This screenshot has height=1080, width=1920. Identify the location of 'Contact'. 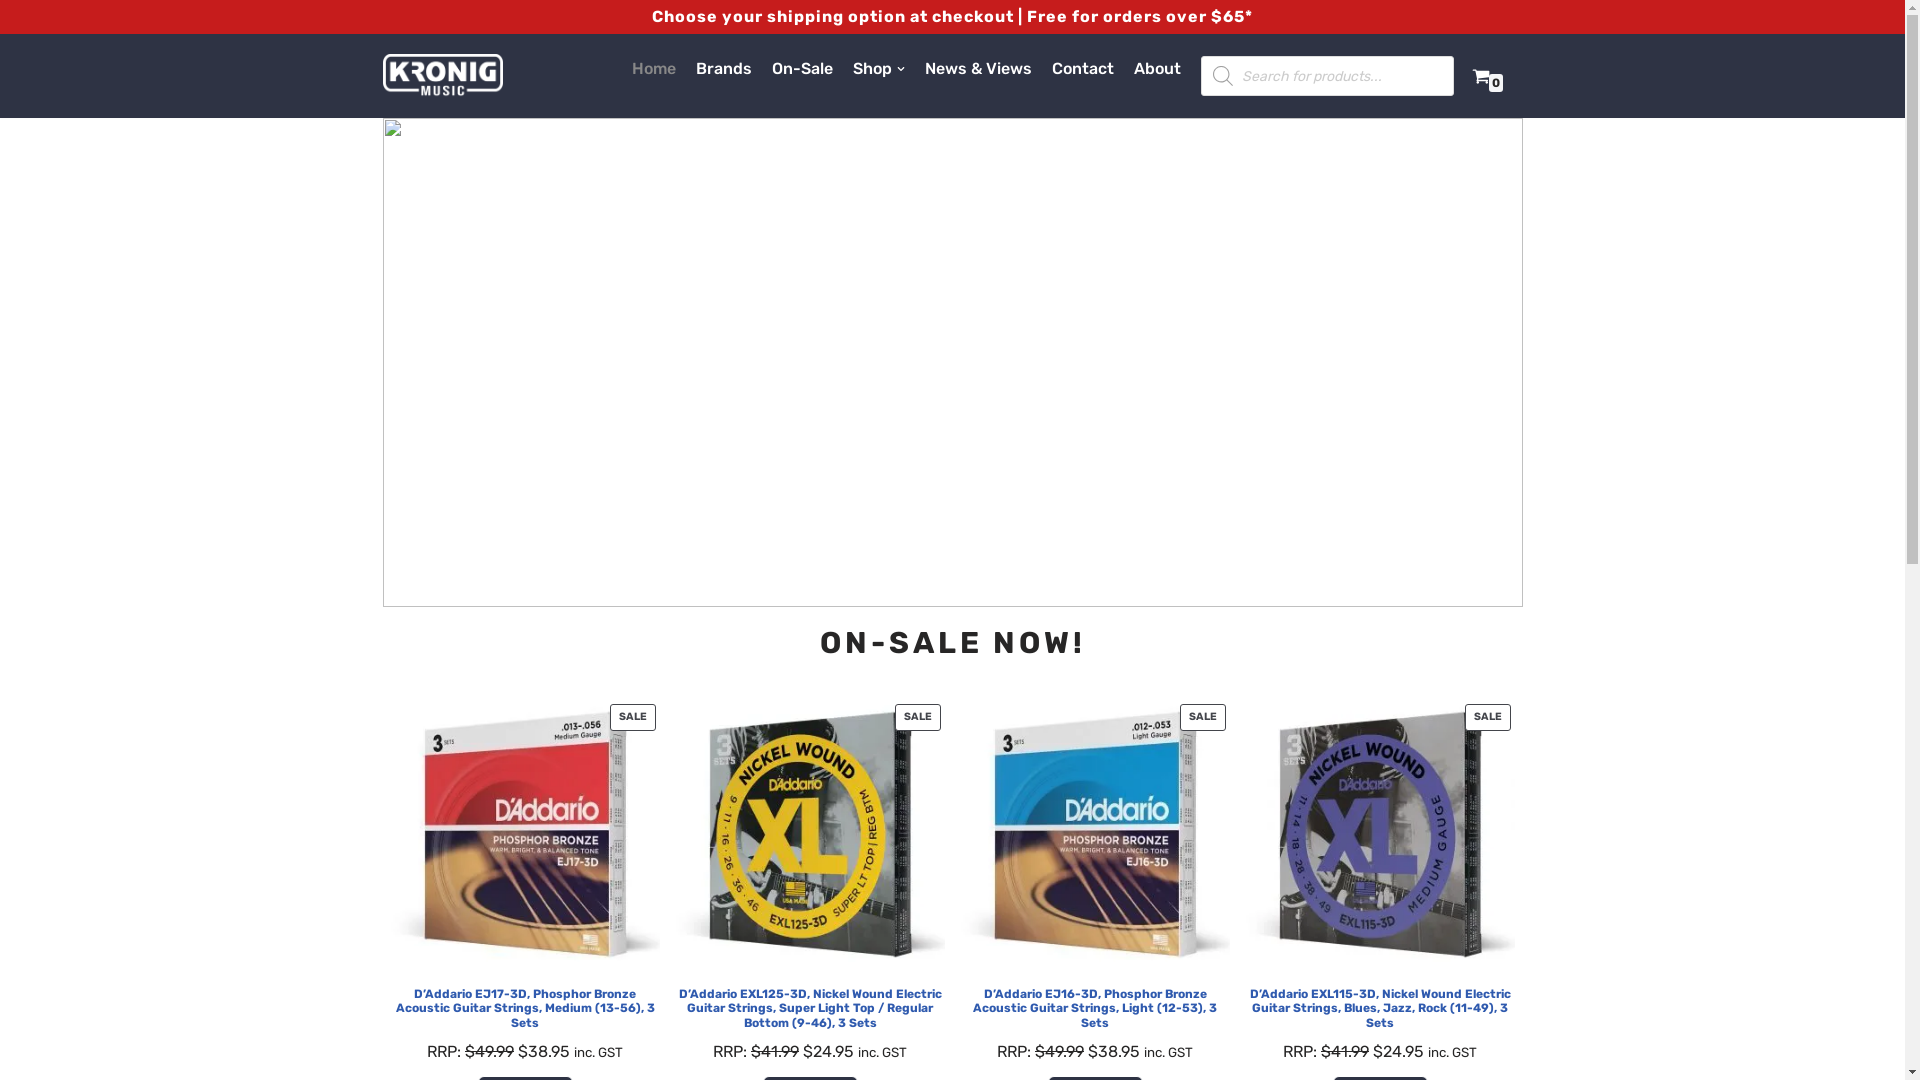
(1082, 67).